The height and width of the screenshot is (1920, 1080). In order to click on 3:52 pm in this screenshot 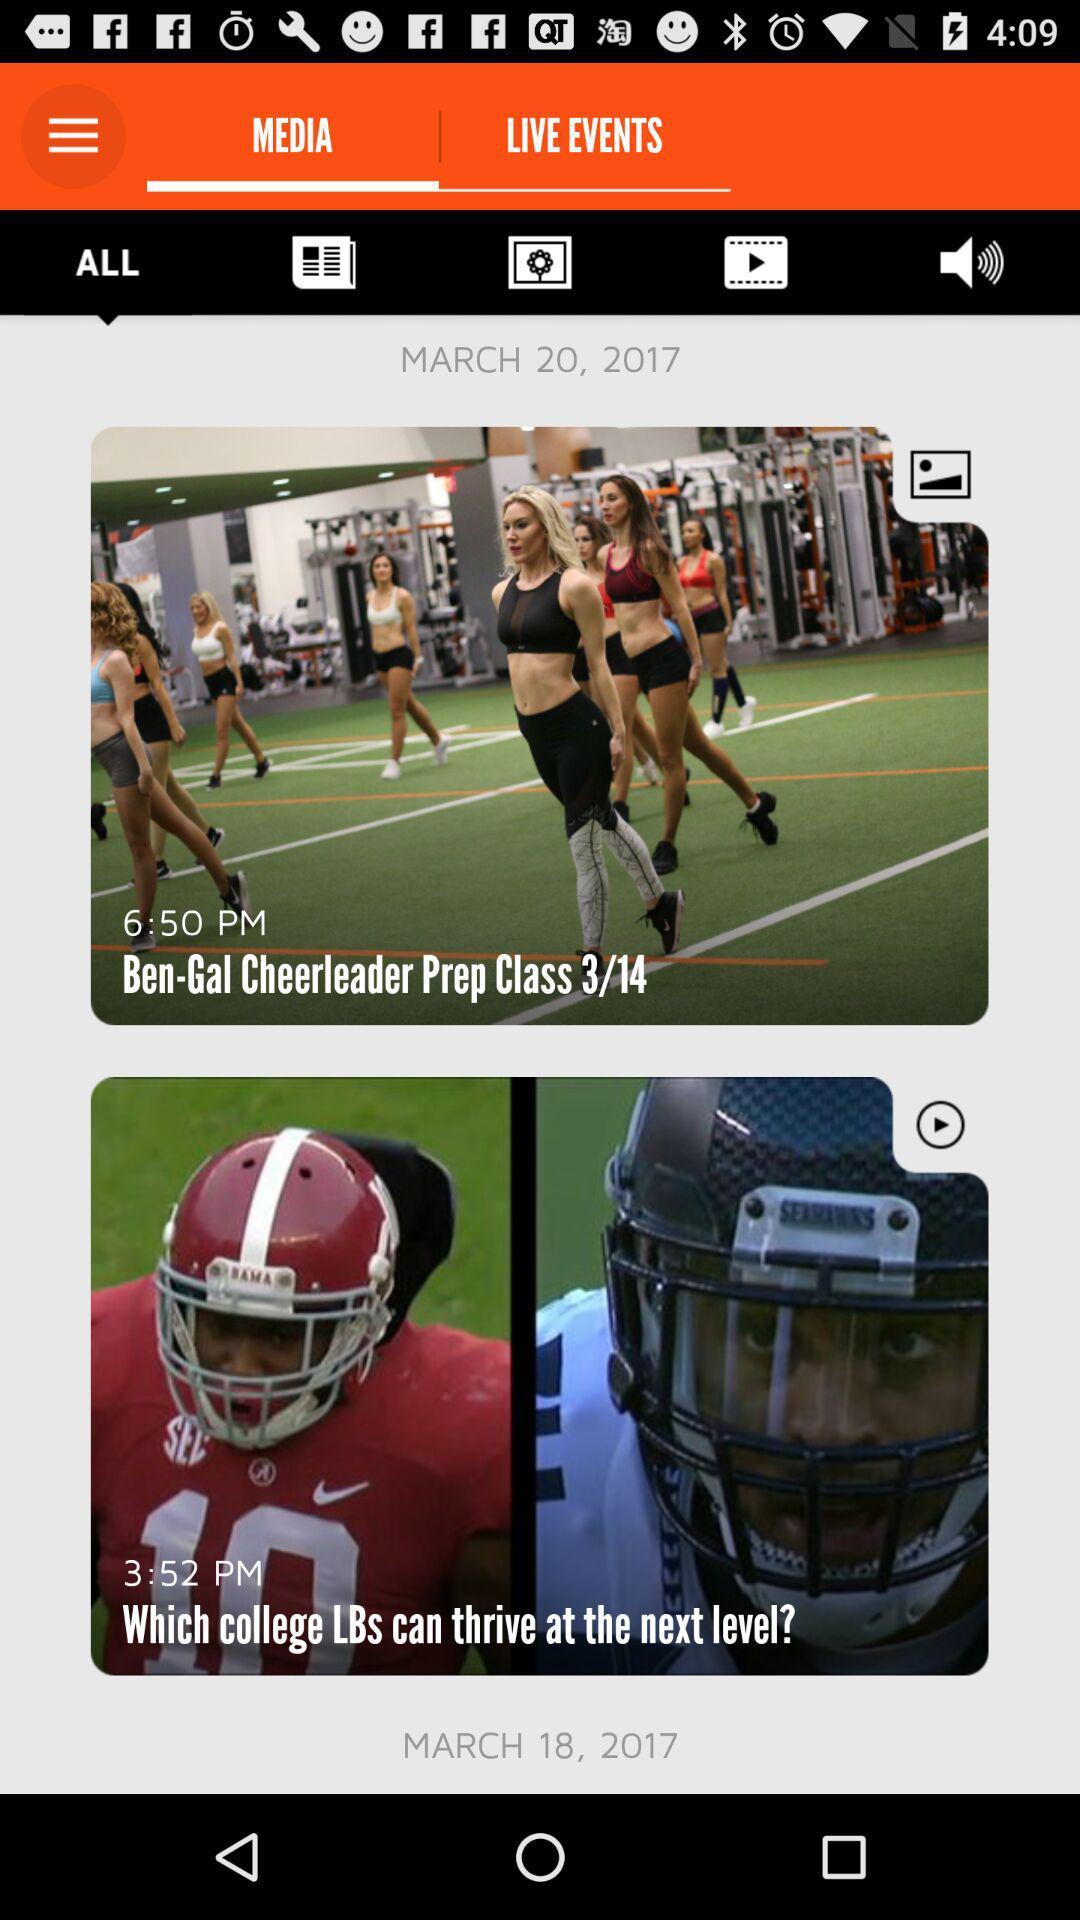, I will do `click(193, 1570)`.